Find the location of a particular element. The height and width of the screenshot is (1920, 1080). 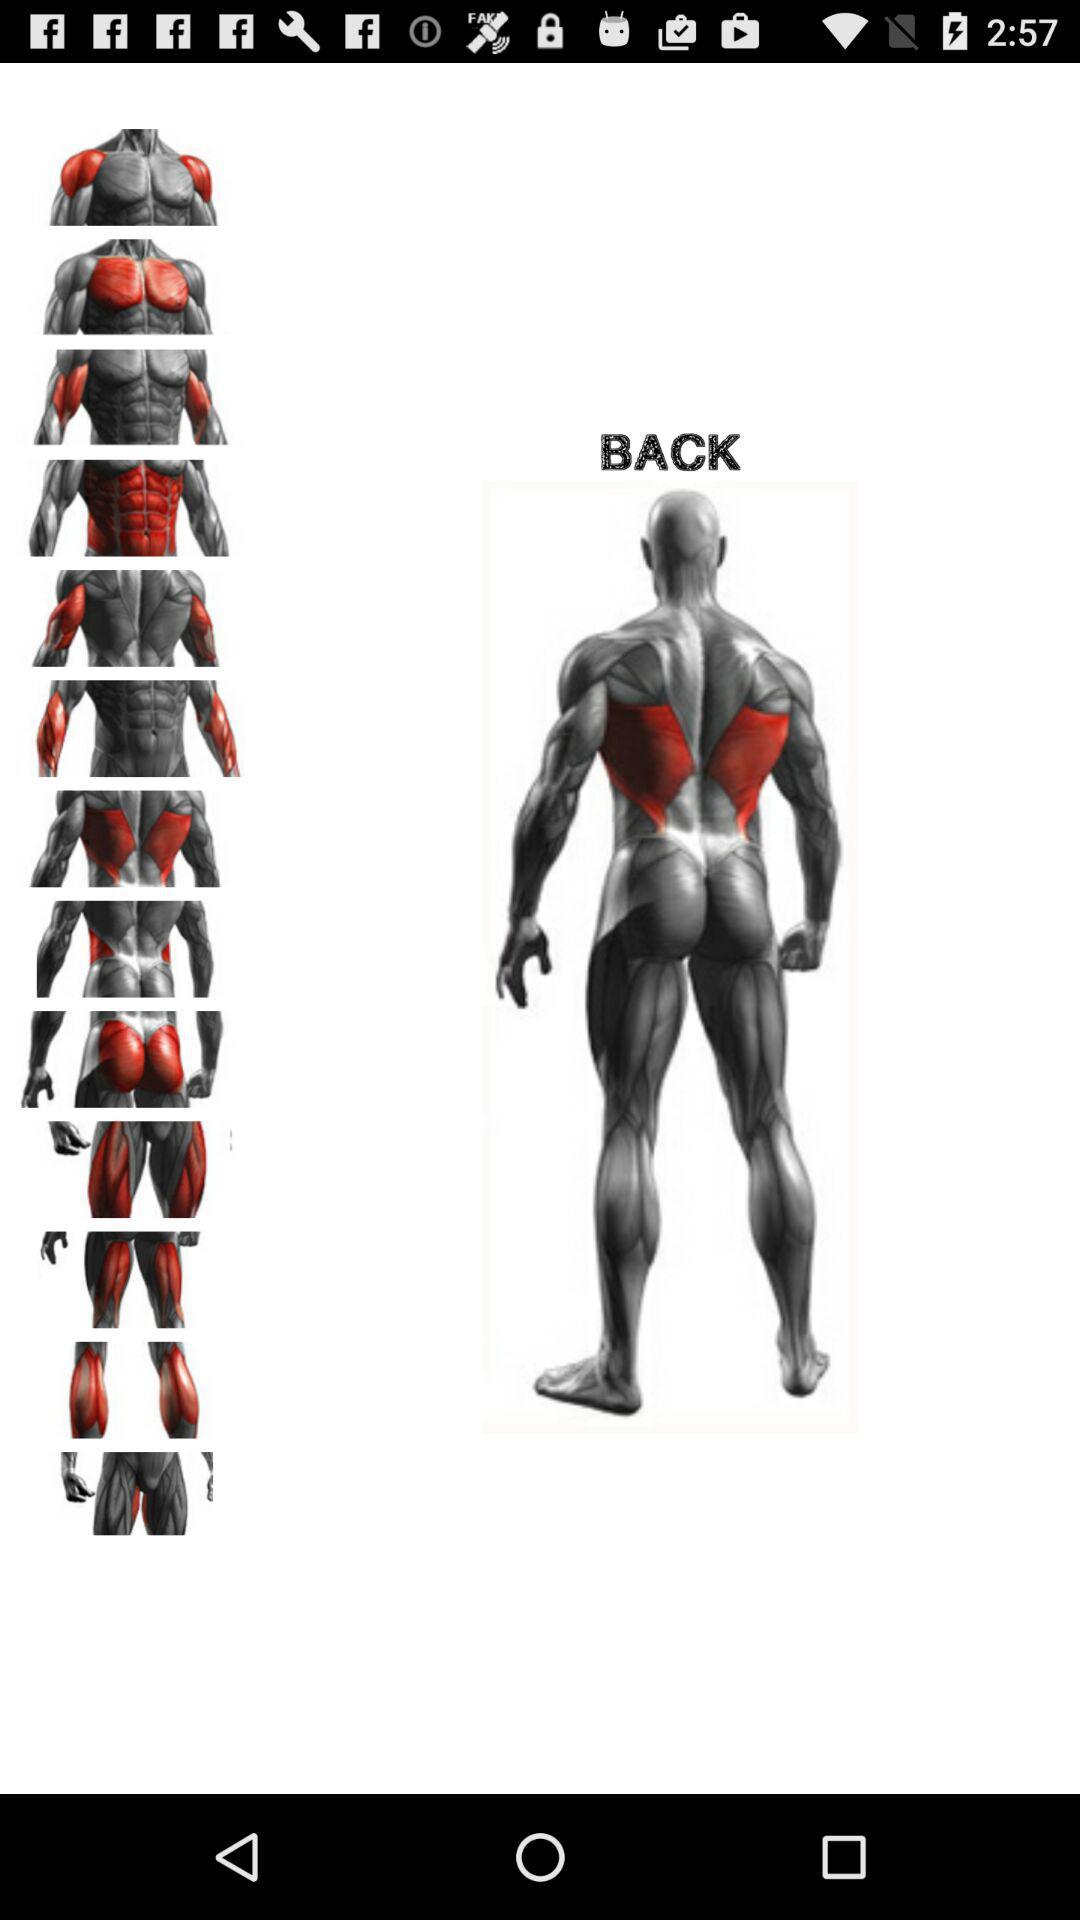

the font icon is located at coordinates (131, 889).